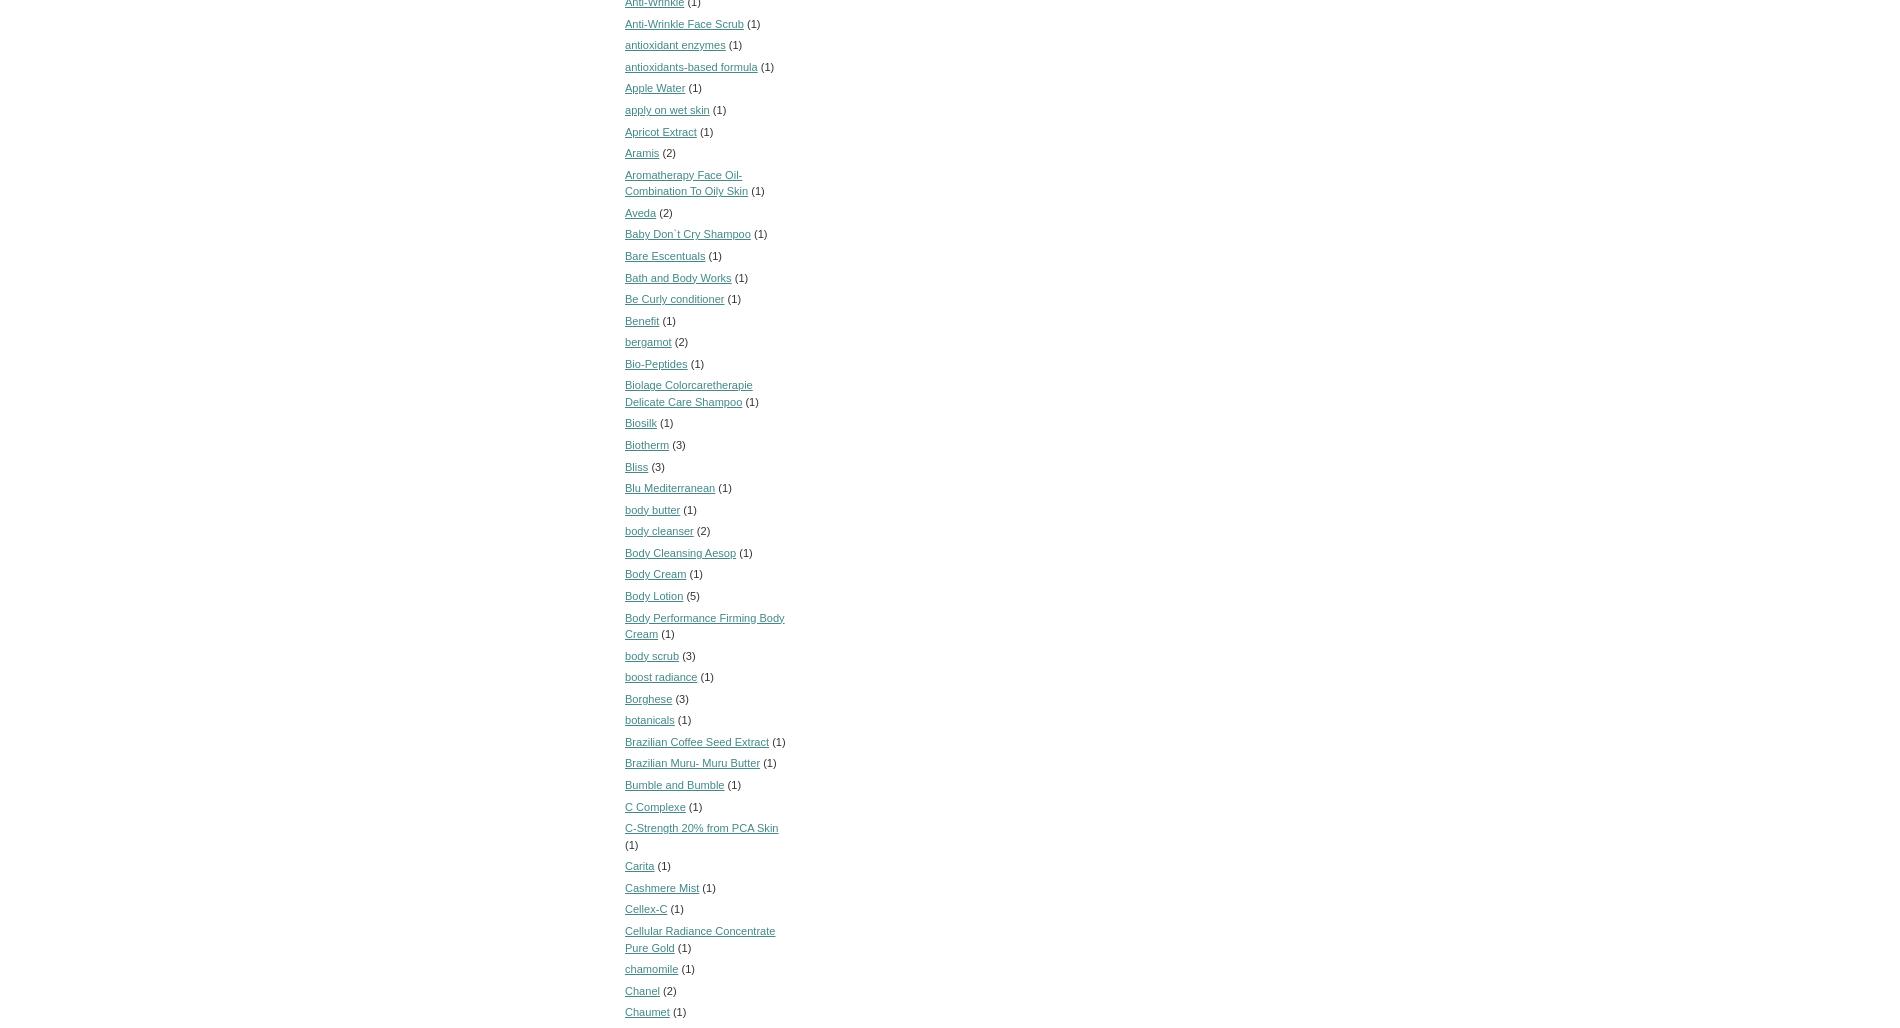  What do you see at coordinates (691, 64) in the screenshot?
I see `'antioxidants-based formula'` at bounding box center [691, 64].